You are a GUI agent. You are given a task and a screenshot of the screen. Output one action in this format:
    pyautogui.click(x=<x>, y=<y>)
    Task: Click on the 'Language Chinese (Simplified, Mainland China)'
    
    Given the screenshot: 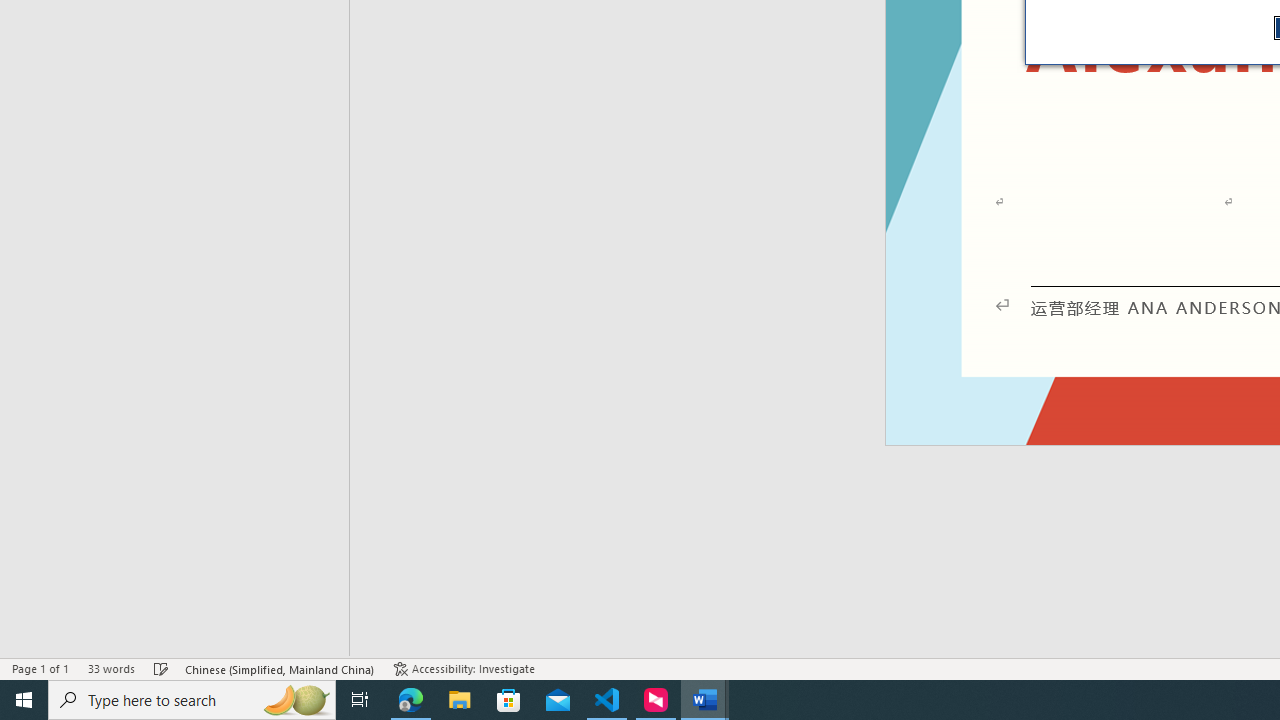 What is the action you would take?
    pyautogui.click(x=279, y=669)
    